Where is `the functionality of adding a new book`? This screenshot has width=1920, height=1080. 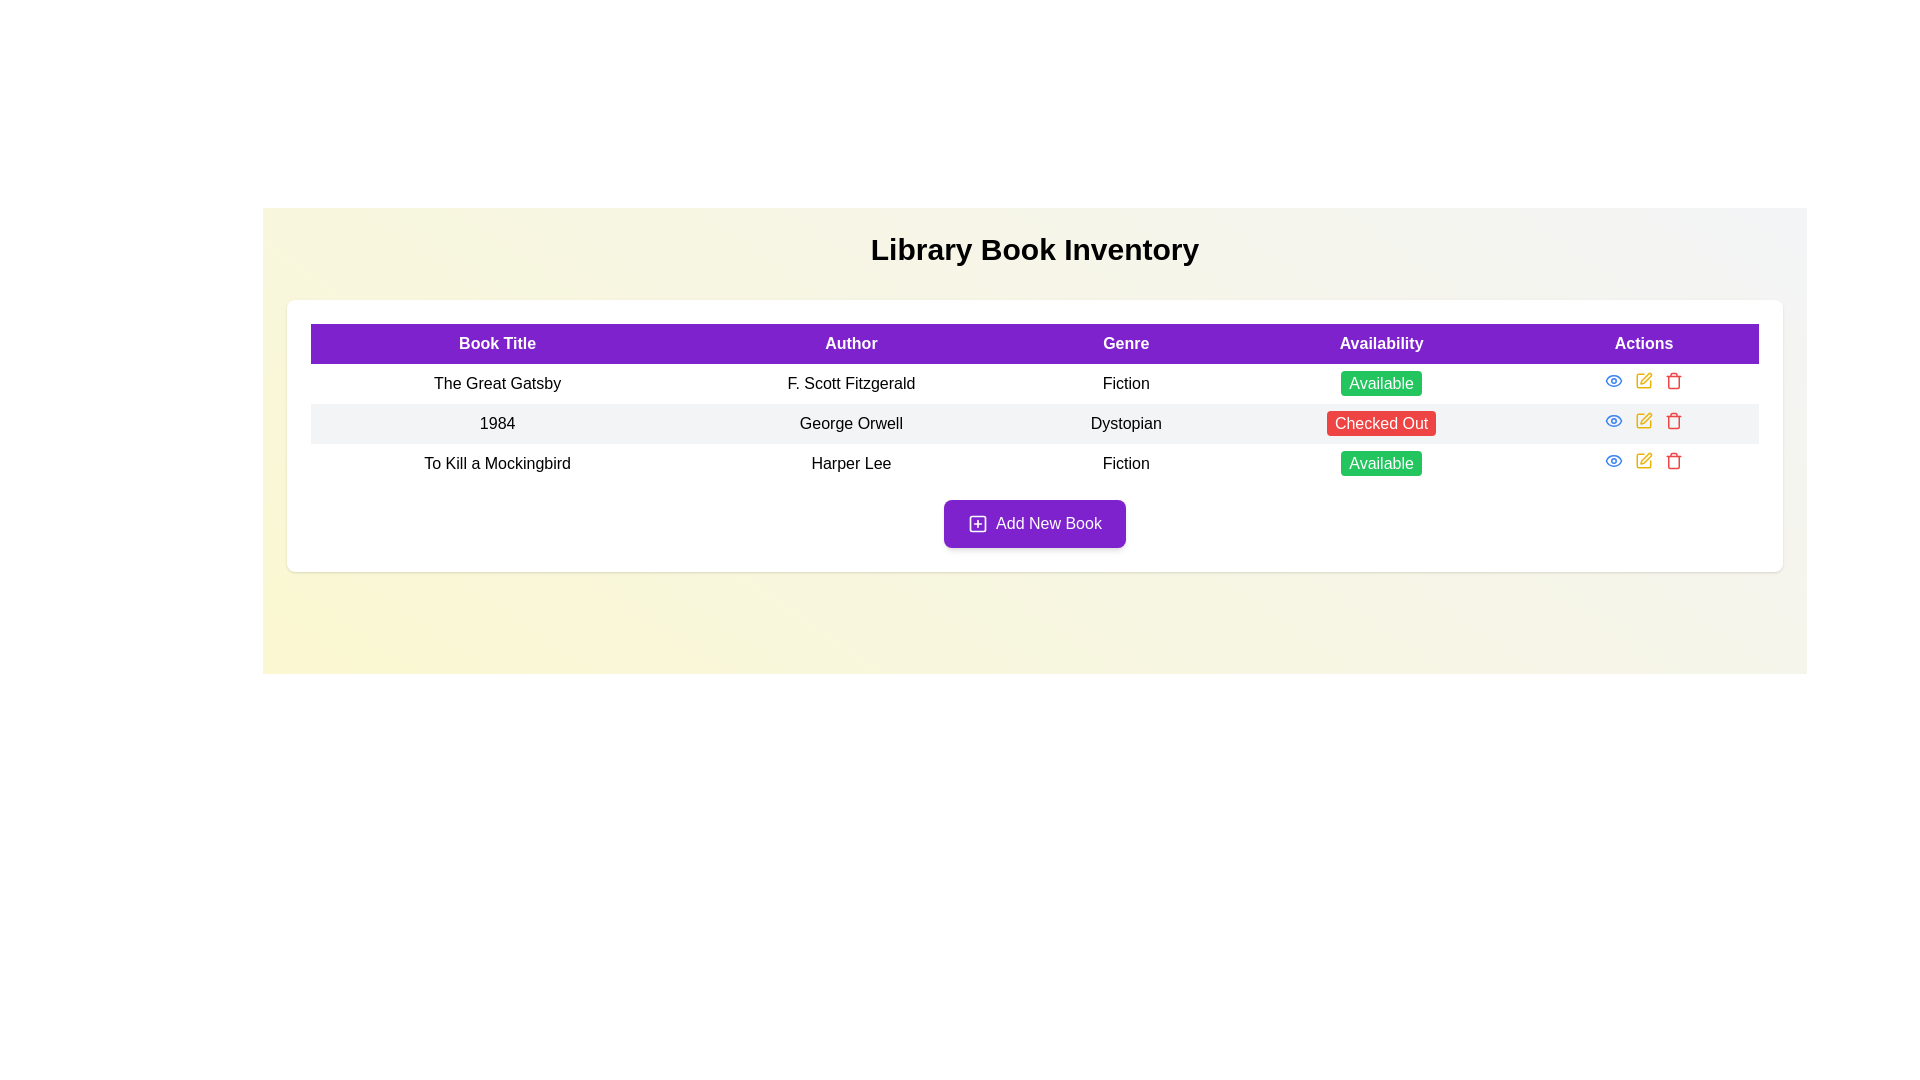 the functionality of adding a new book is located at coordinates (978, 523).